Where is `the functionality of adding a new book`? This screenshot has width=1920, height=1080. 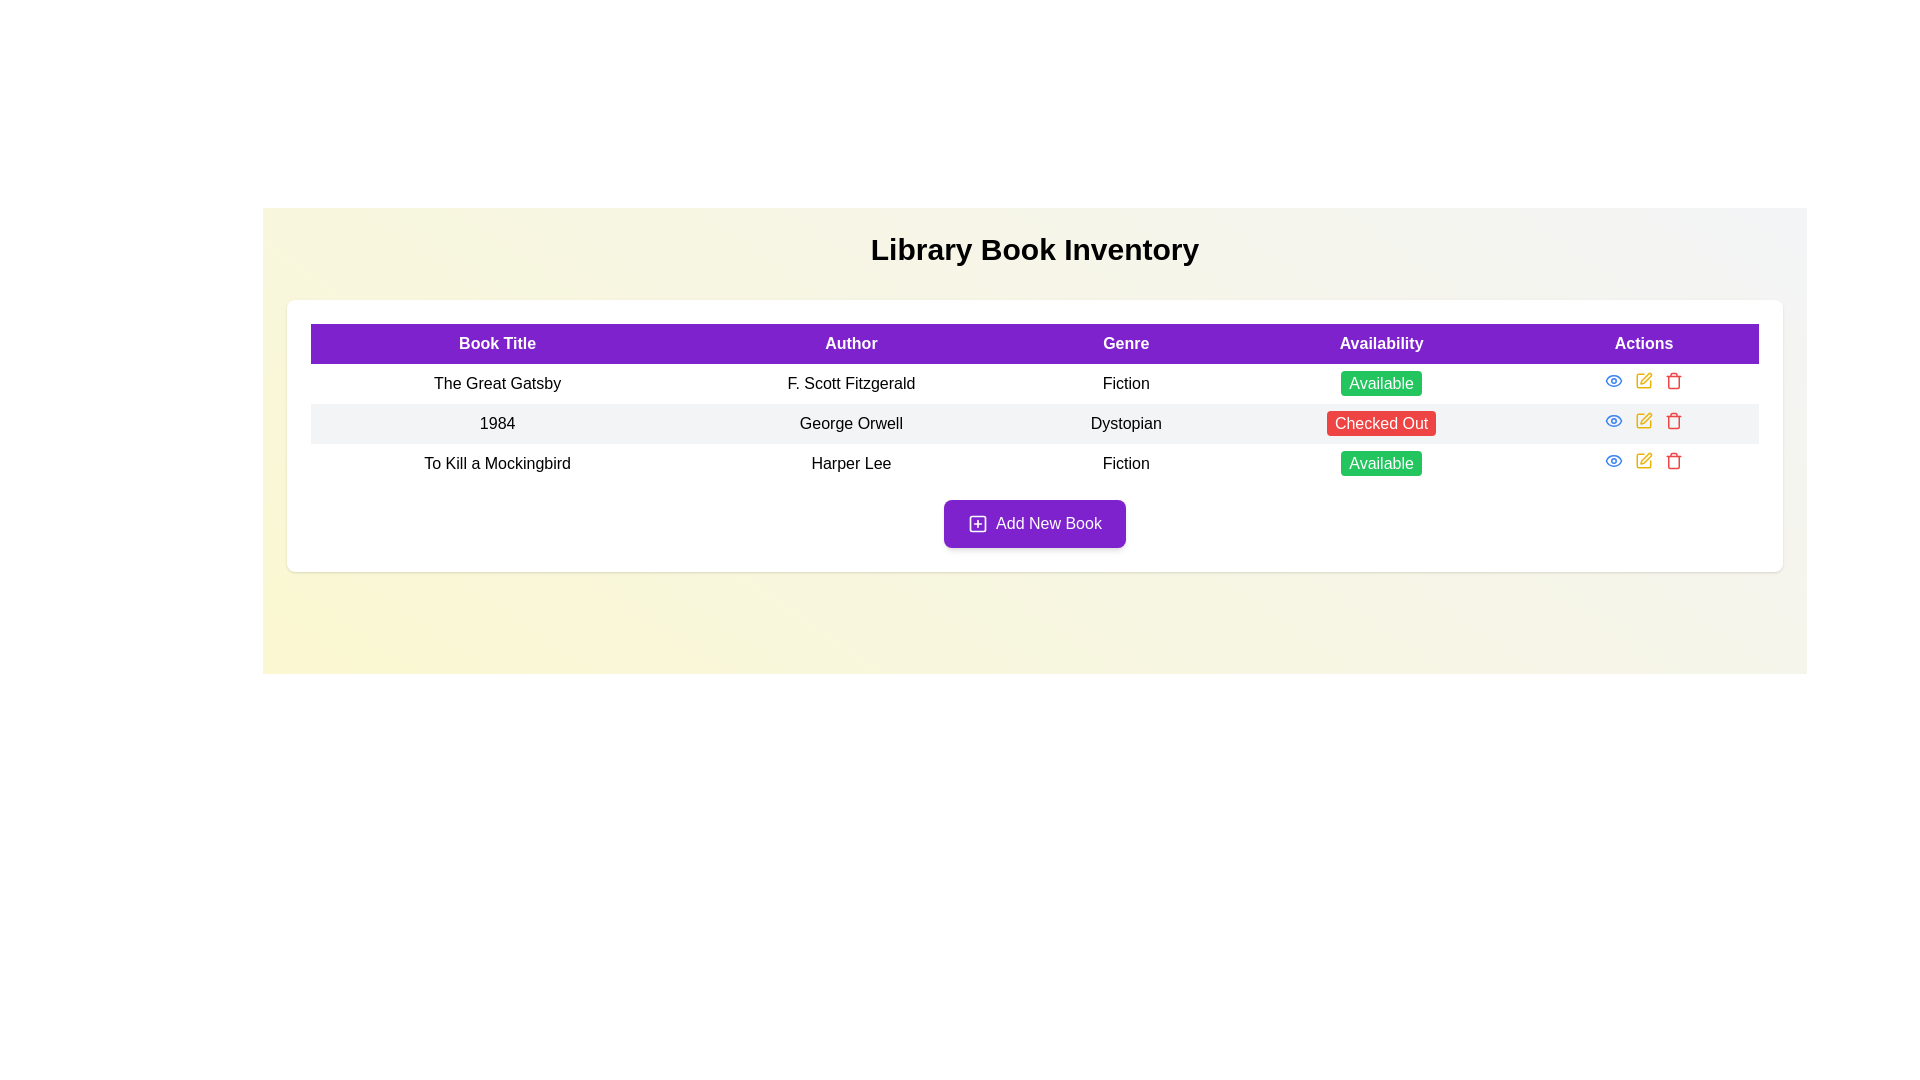 the functionality of adding a new book is located at coordinates (978, 523).